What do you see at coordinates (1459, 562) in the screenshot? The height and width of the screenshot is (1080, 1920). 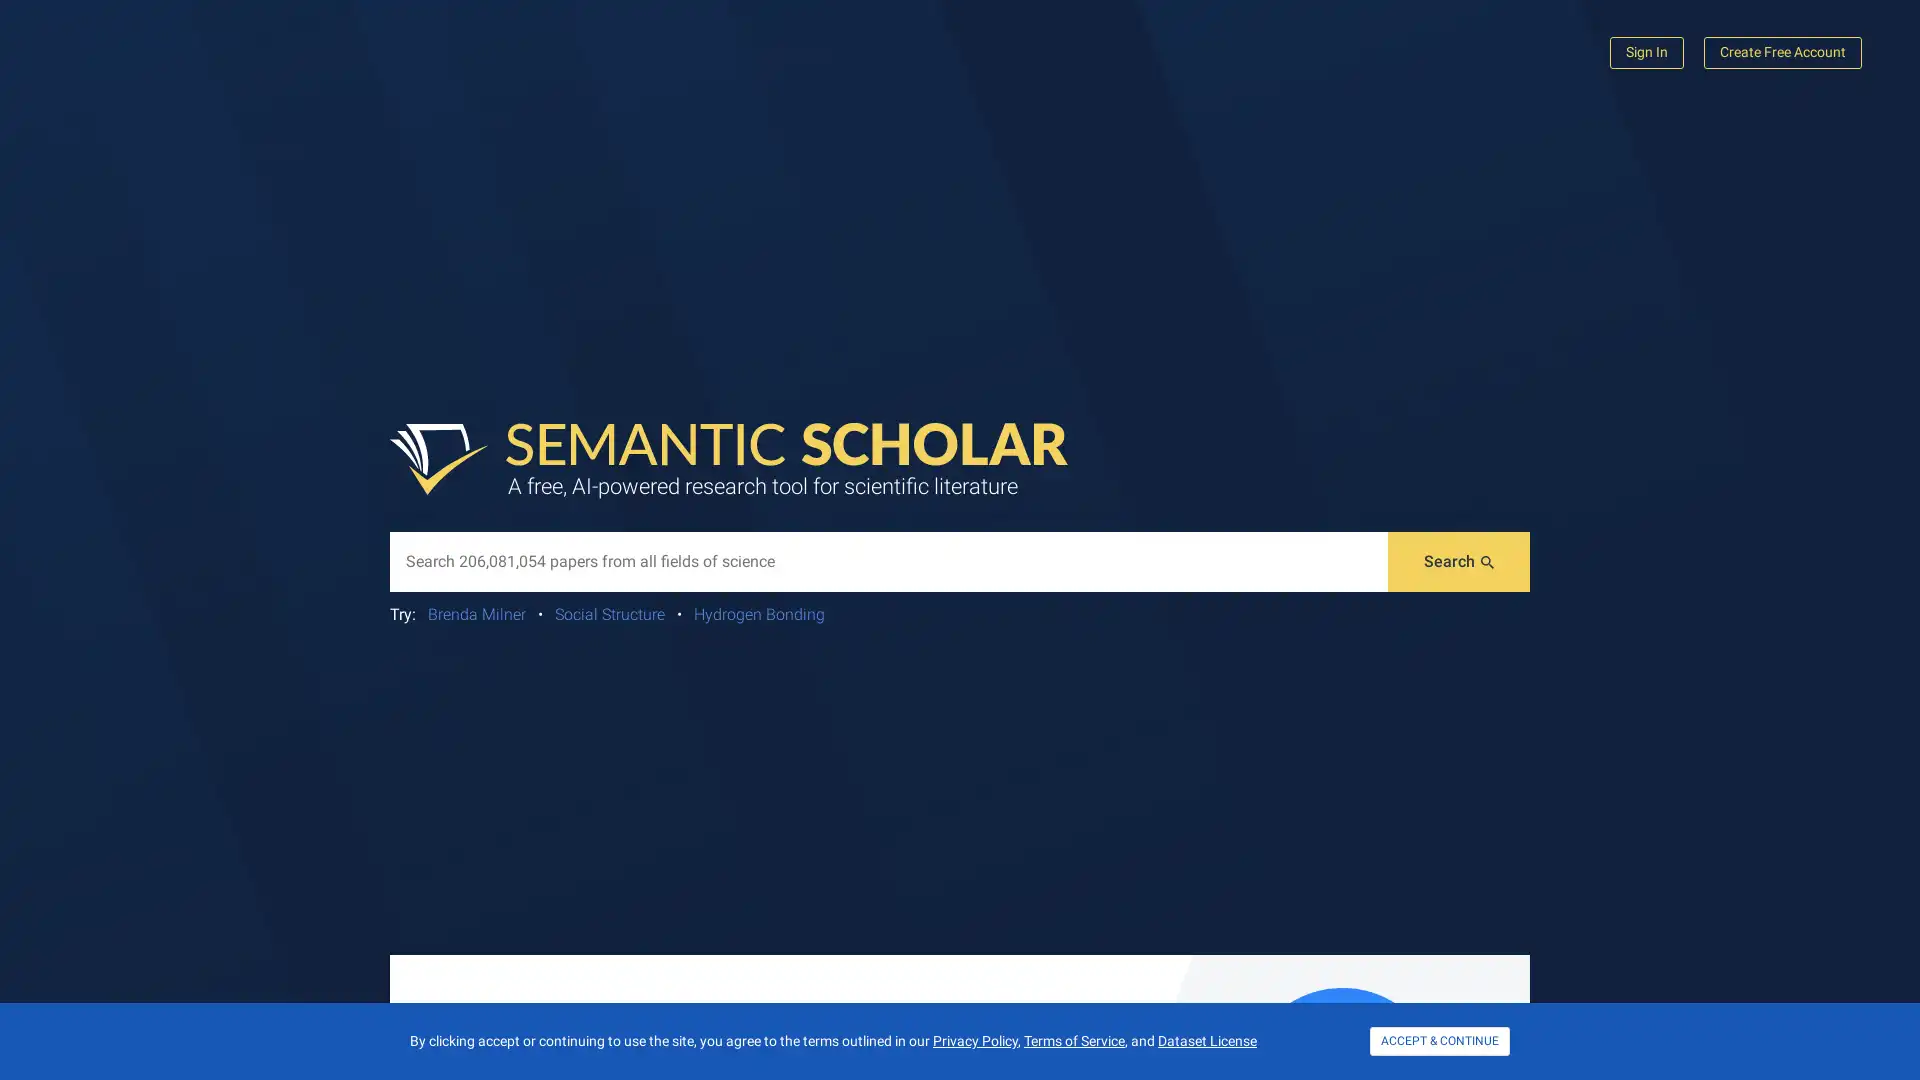 I see `Submit` at bounding box center [1459, 562].